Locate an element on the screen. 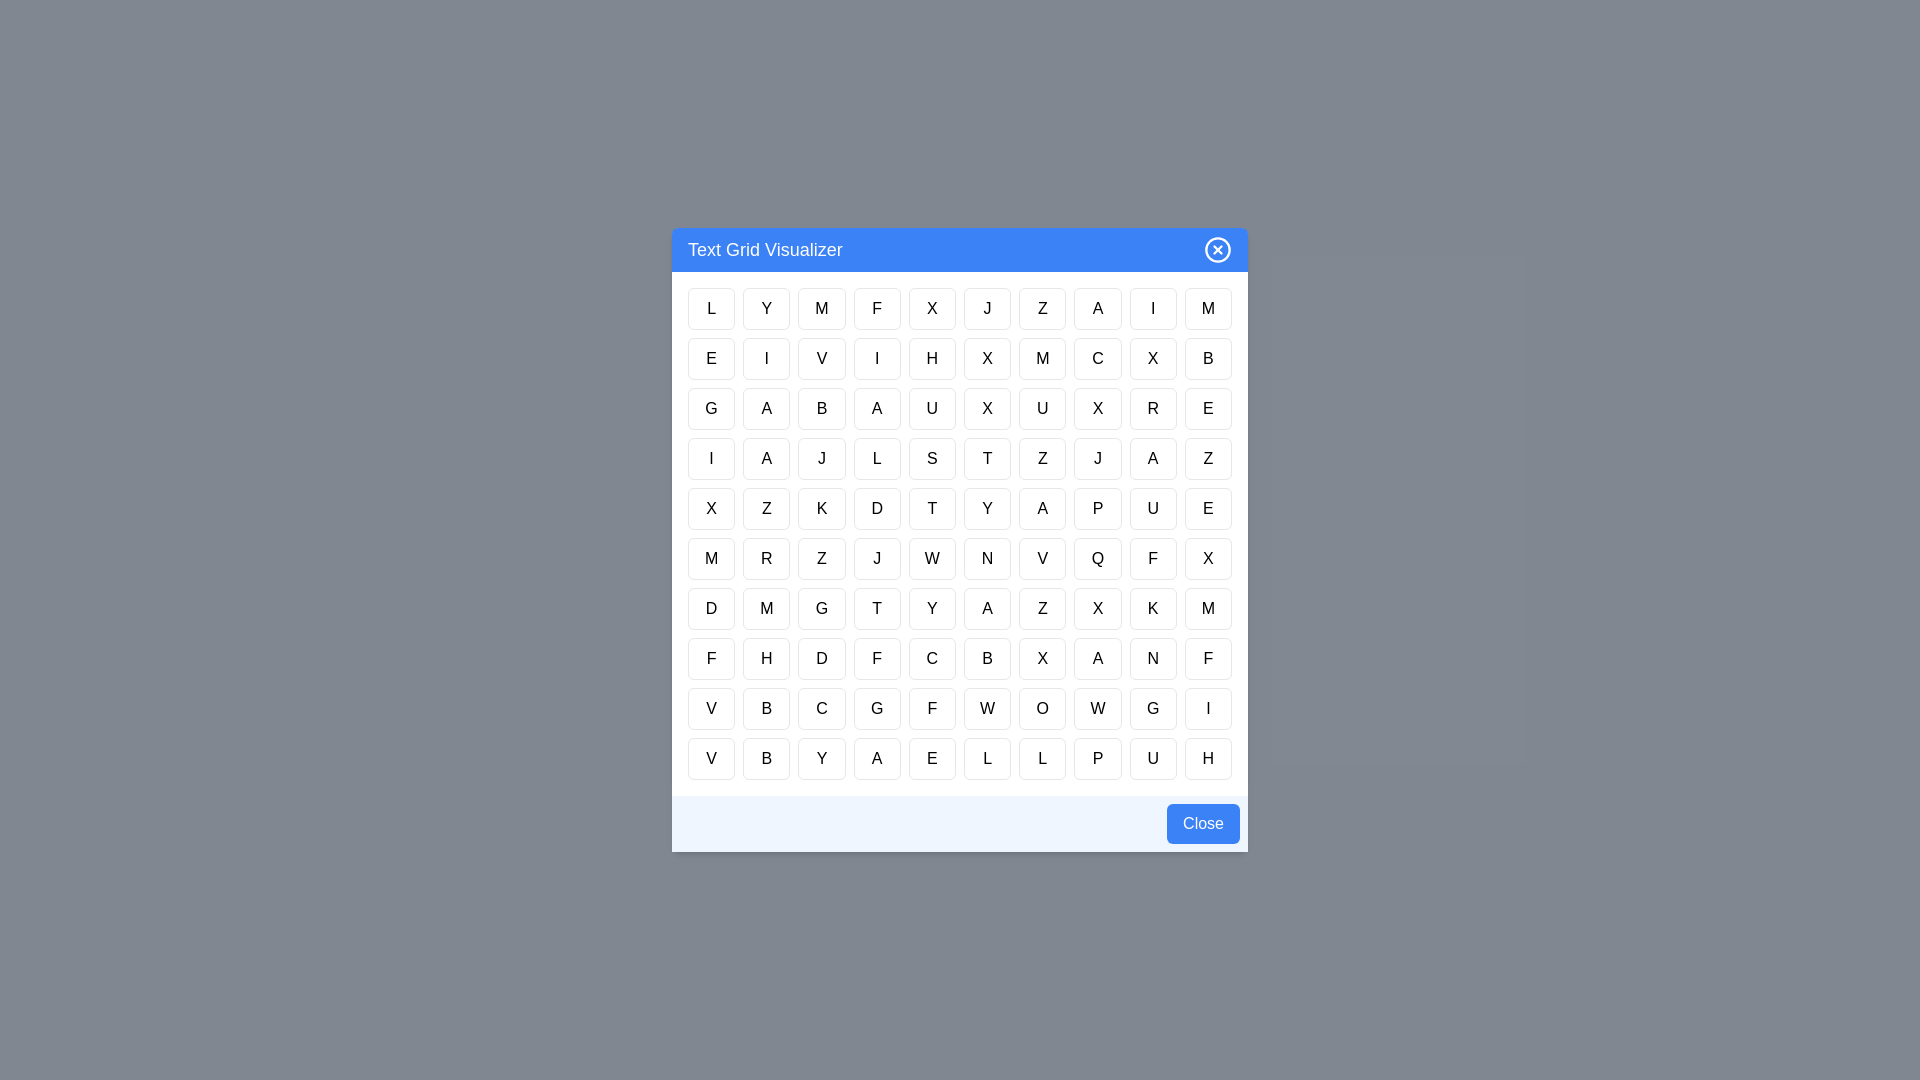 The image size is (1920, 1080). the Close button at the bottom of the dialog is located at coordinates (1202, 824).